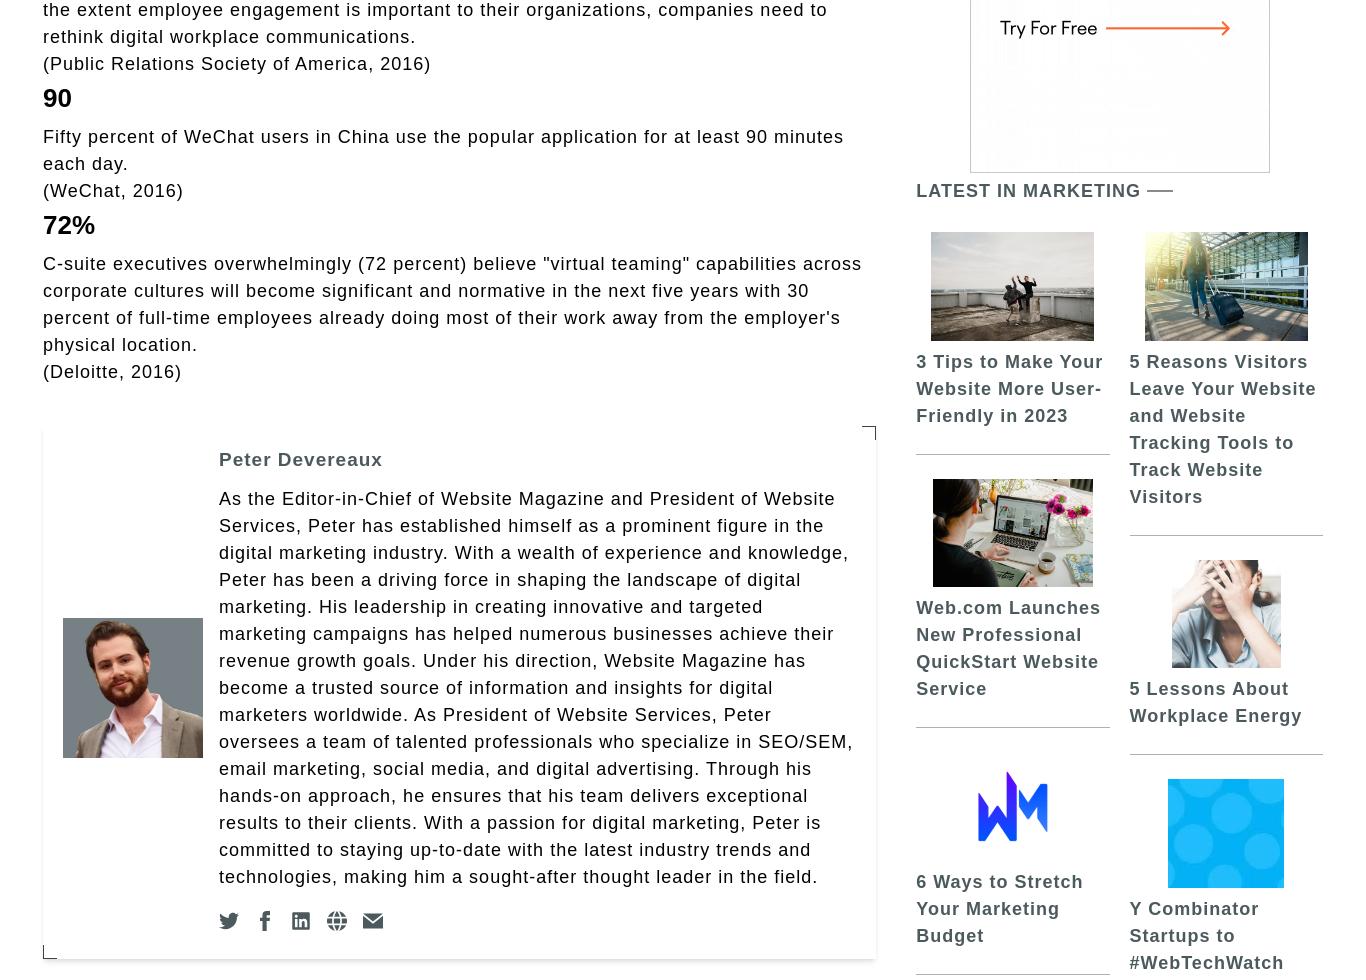 Image resolution: width=1366 pixels, height=980 pixels. Describe the element at coordinates (68, 224) in the screenshot. I see `'72%'` at that location.